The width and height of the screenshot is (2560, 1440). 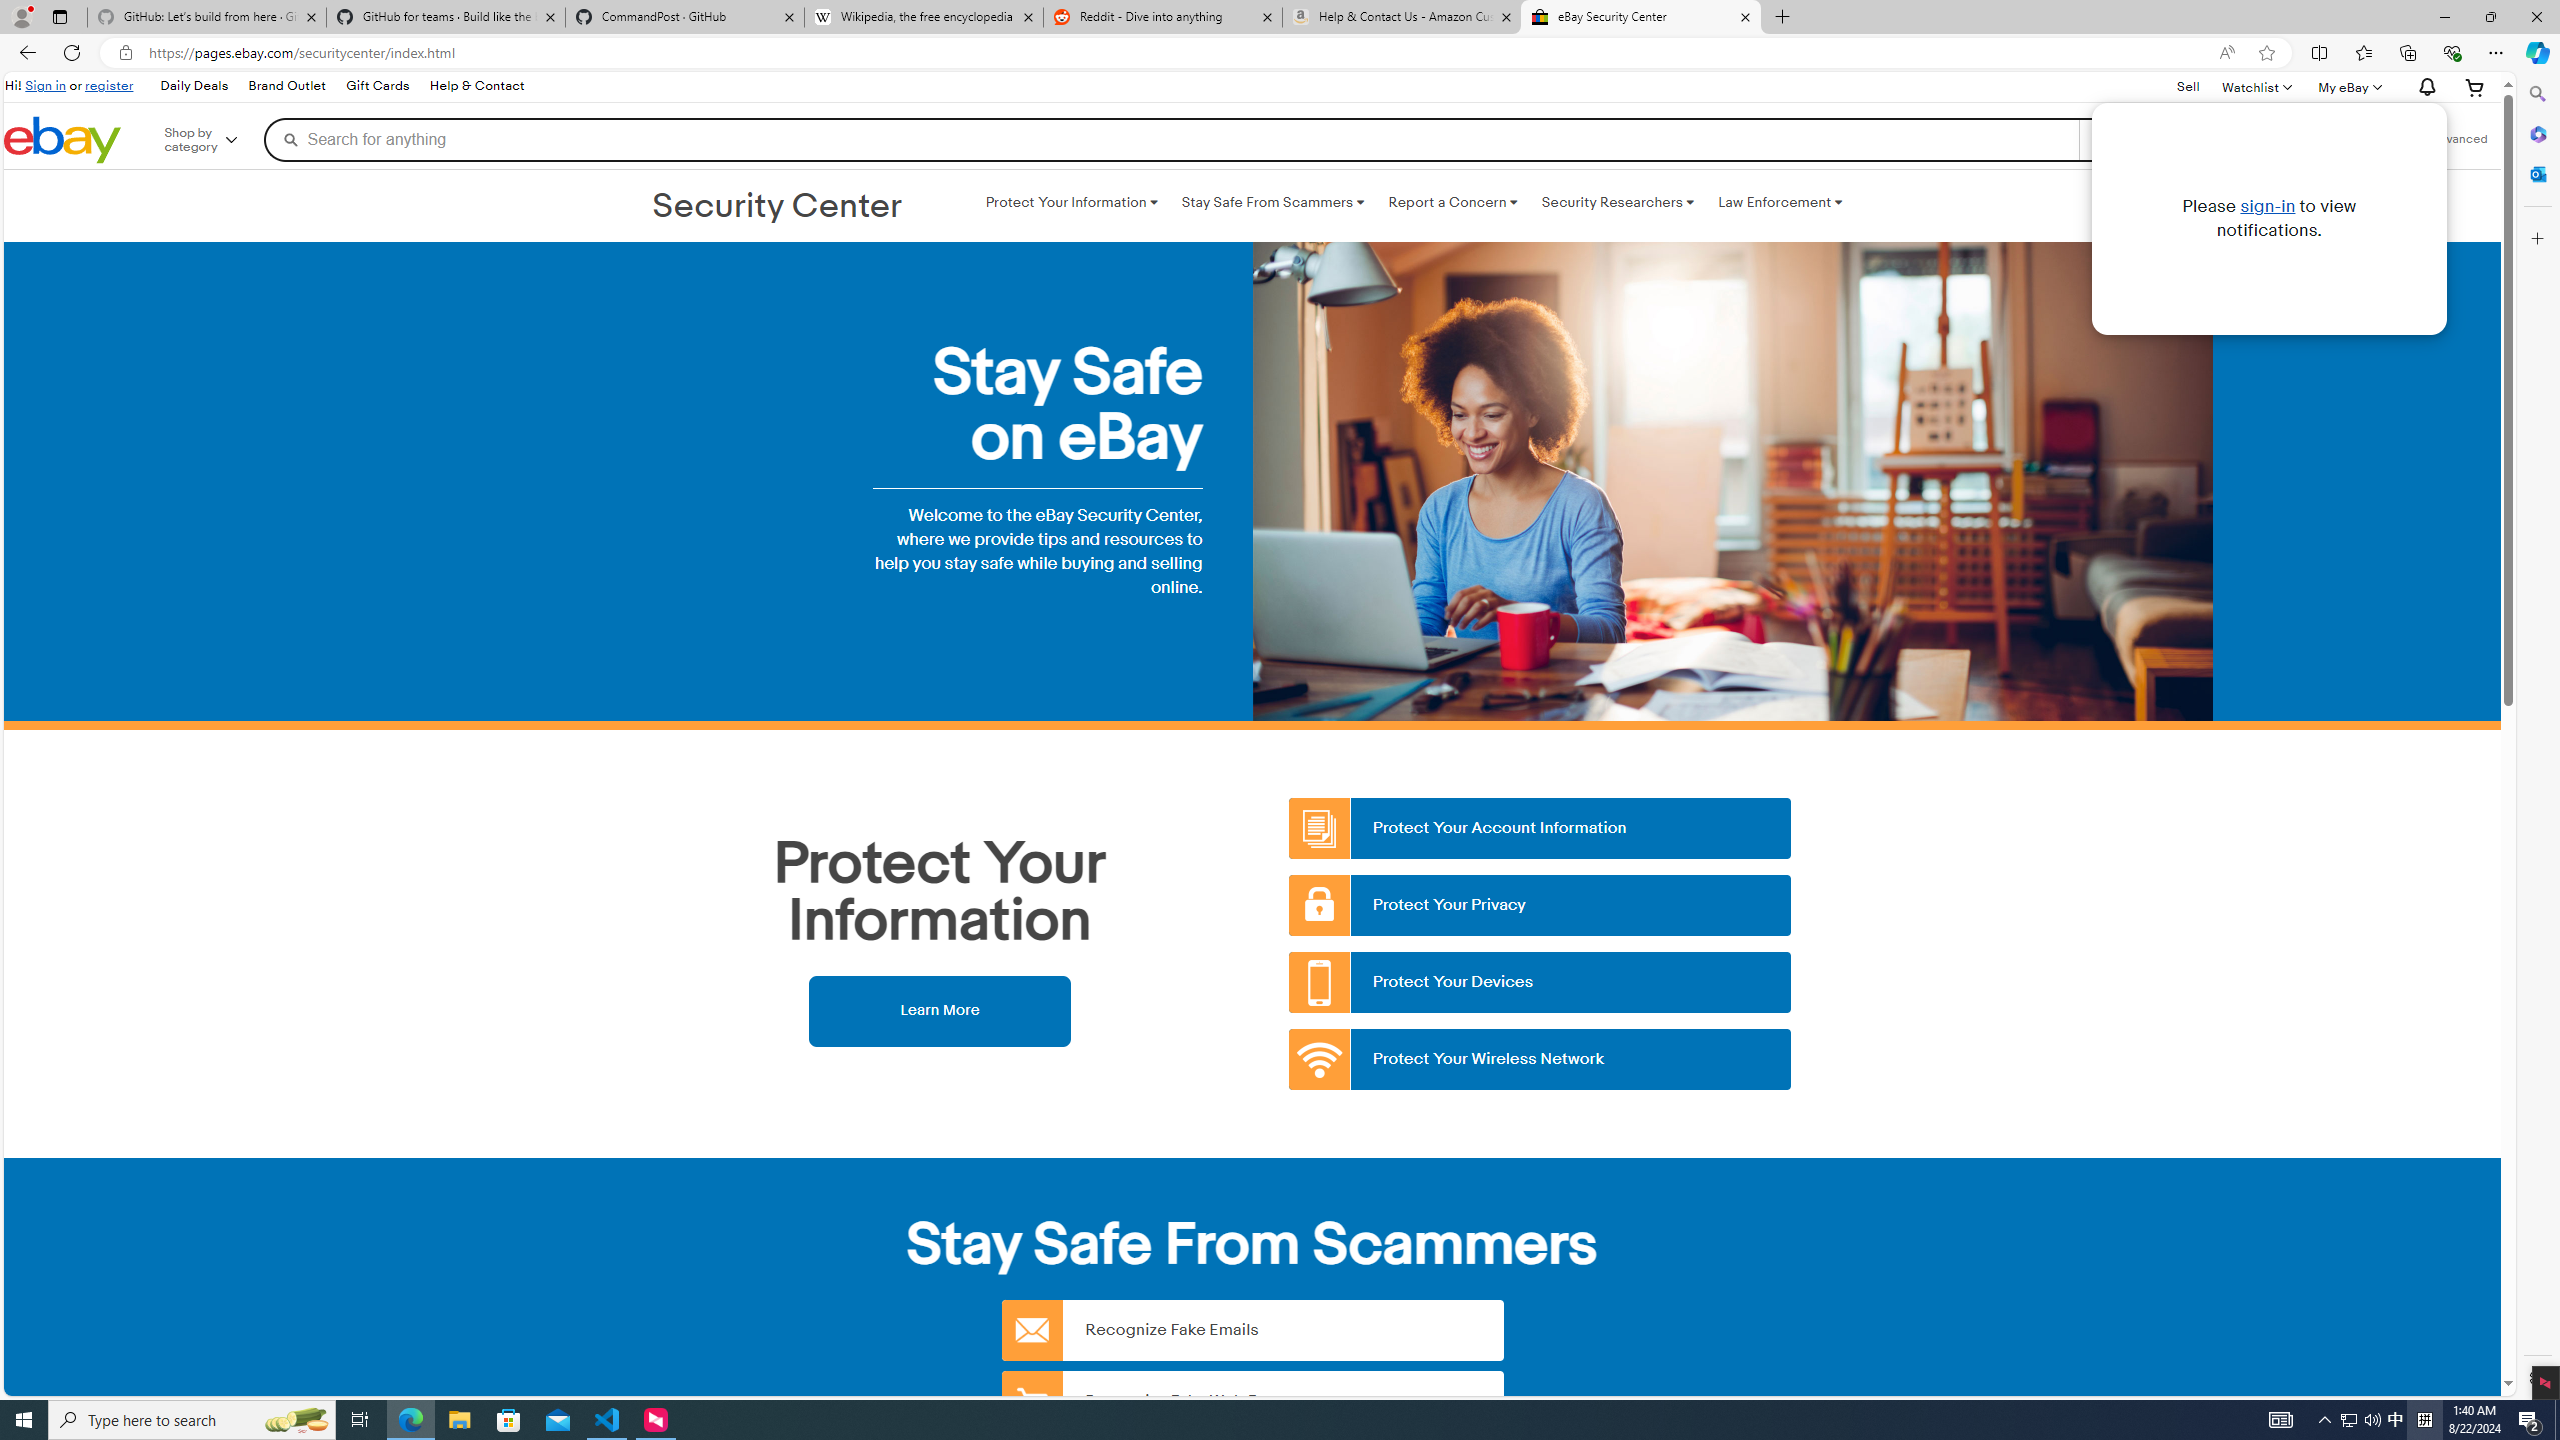 What do you see at coordinates (1540, 904) in the screenshot?
I see `'Protect Your Privacy'` at bounding box center [1540, 904].